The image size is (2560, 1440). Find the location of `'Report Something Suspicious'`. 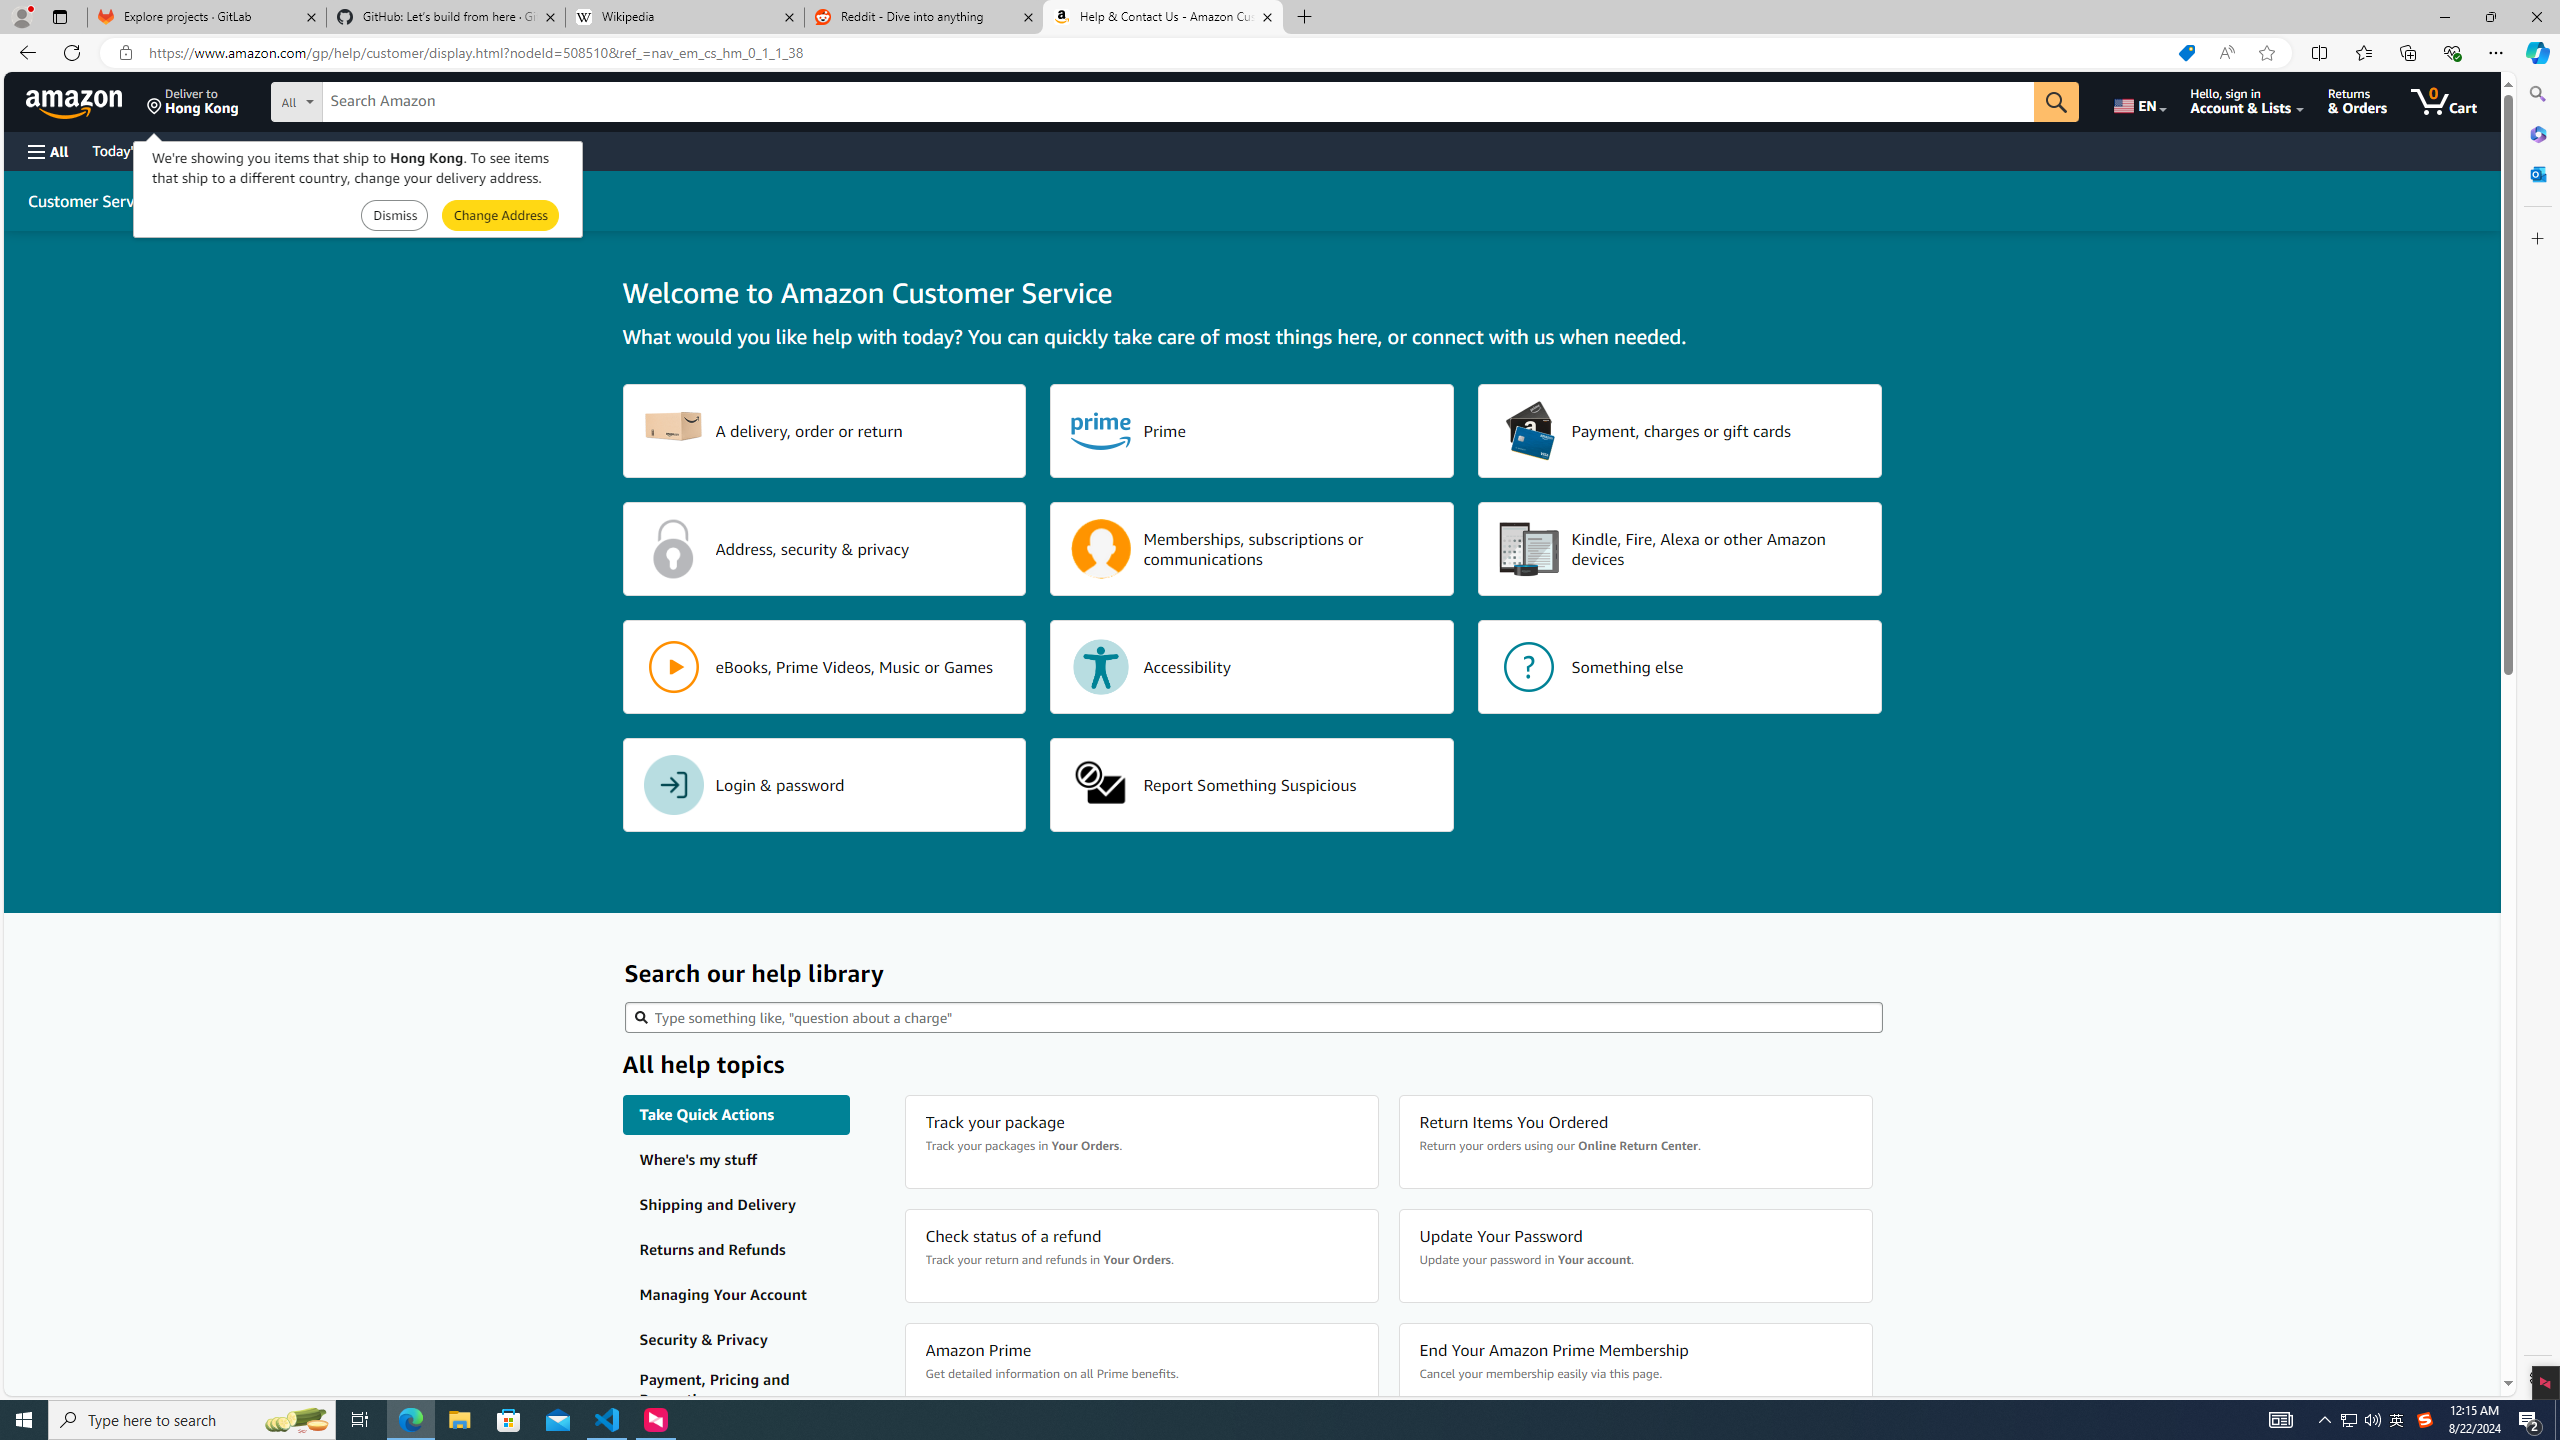

'Report Something Suspicious' is located at coordinates (1251, 784).